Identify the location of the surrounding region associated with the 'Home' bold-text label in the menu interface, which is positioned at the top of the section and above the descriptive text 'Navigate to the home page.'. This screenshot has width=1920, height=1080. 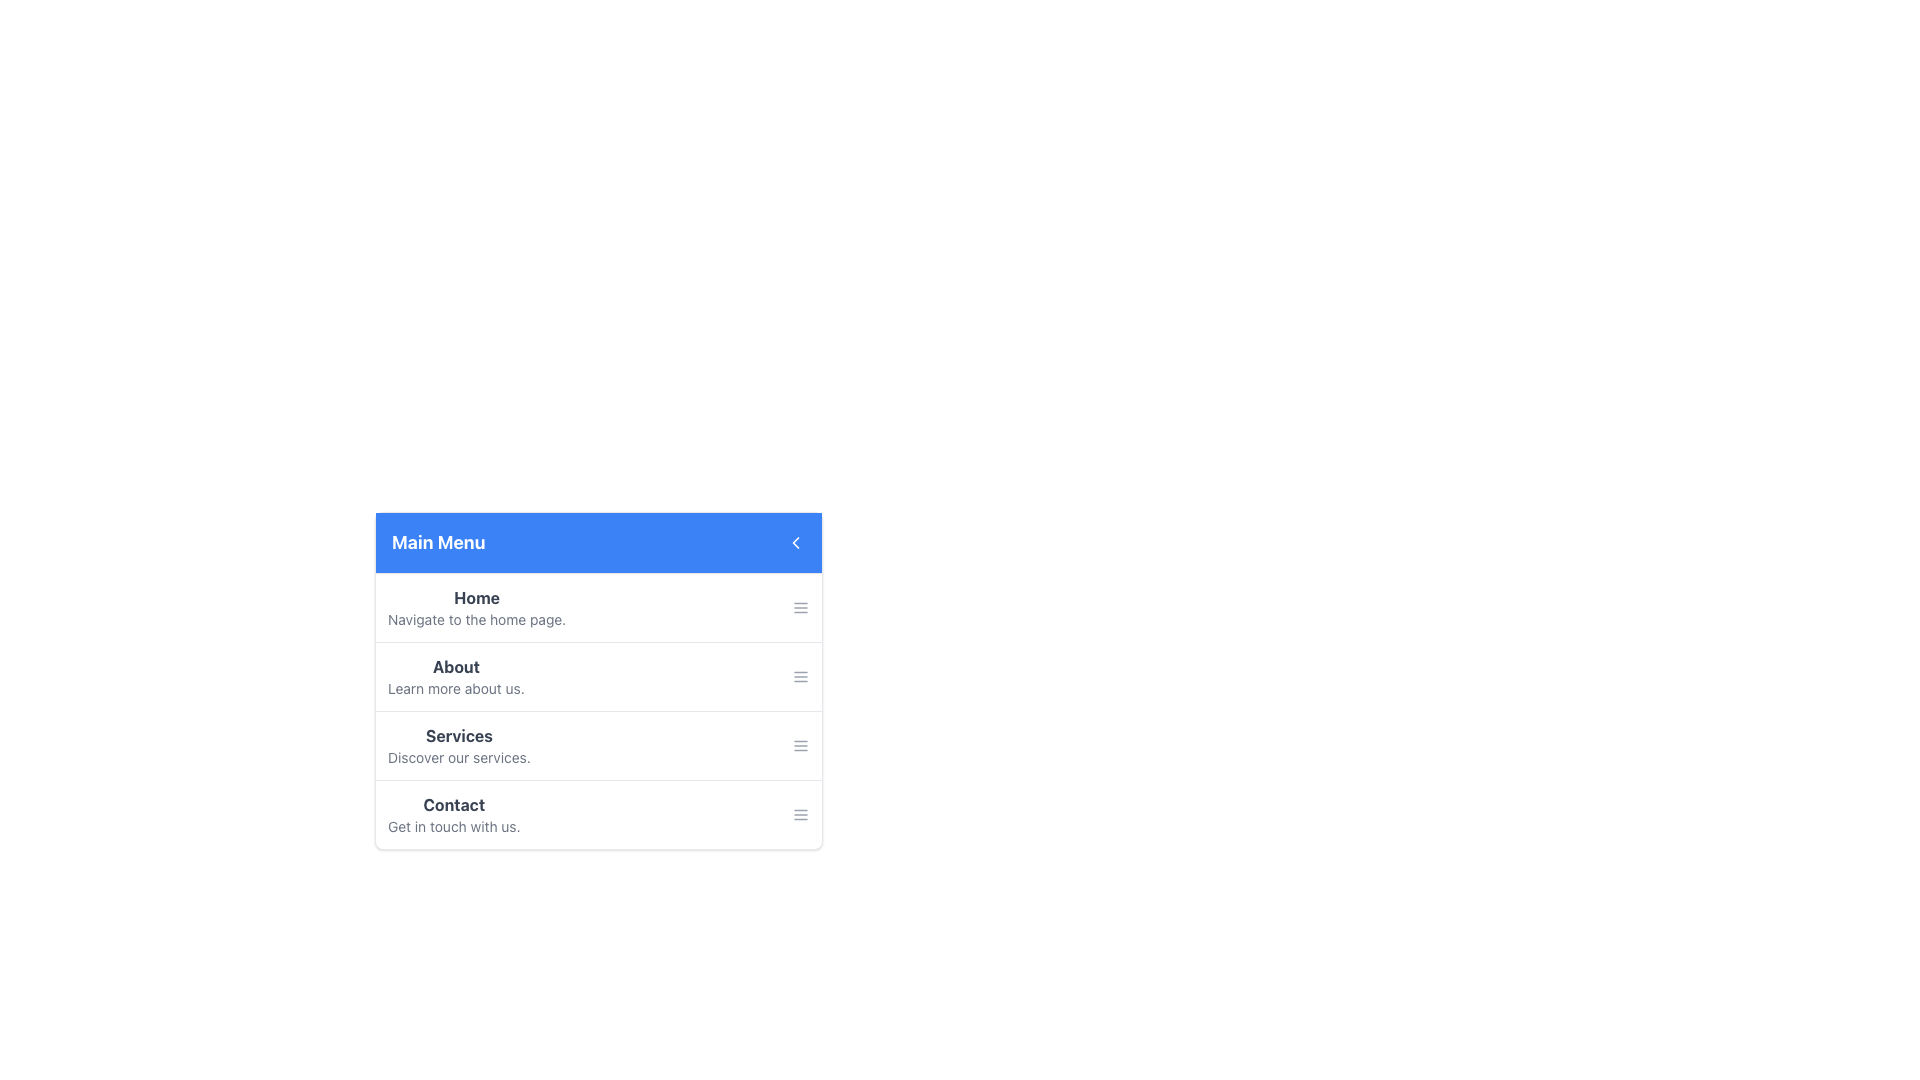
(476, 596).